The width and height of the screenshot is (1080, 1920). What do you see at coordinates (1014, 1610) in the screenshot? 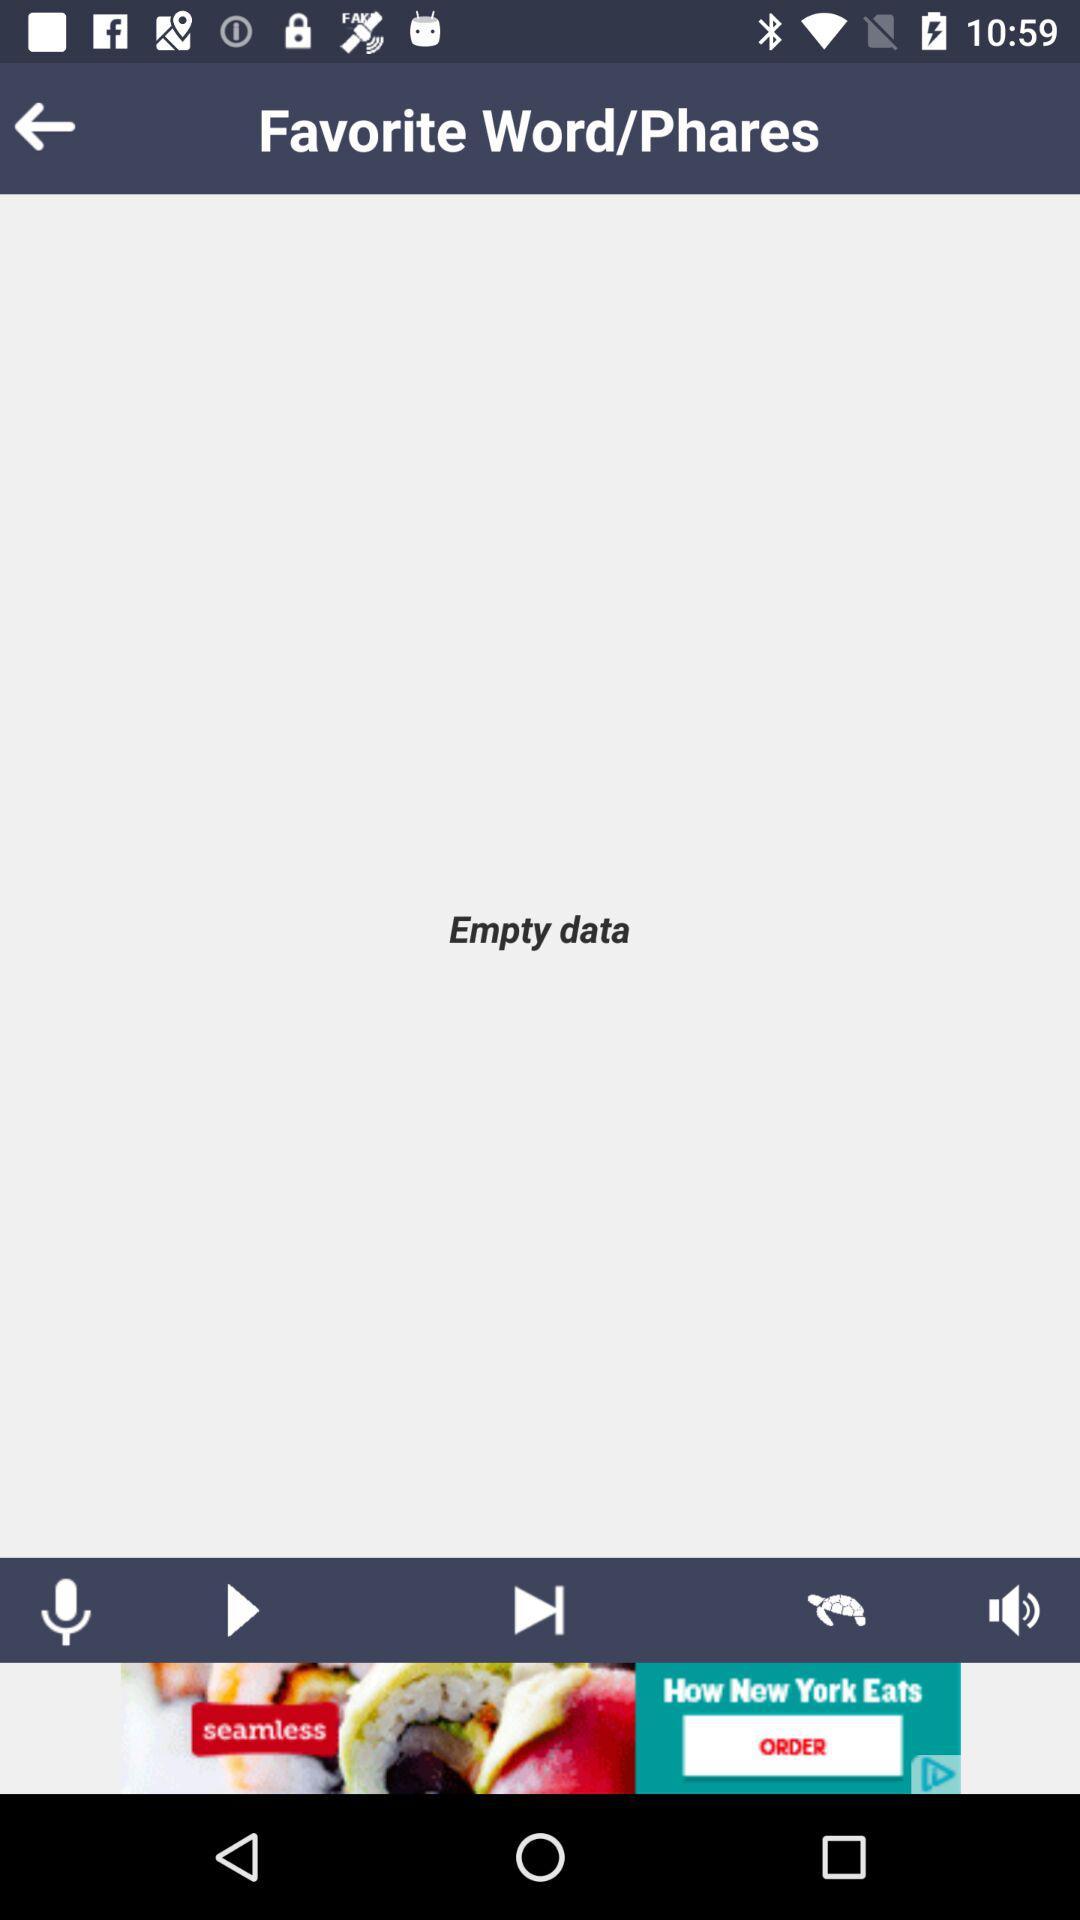
I see `speaker option` at bounding box center [1014, 1610].